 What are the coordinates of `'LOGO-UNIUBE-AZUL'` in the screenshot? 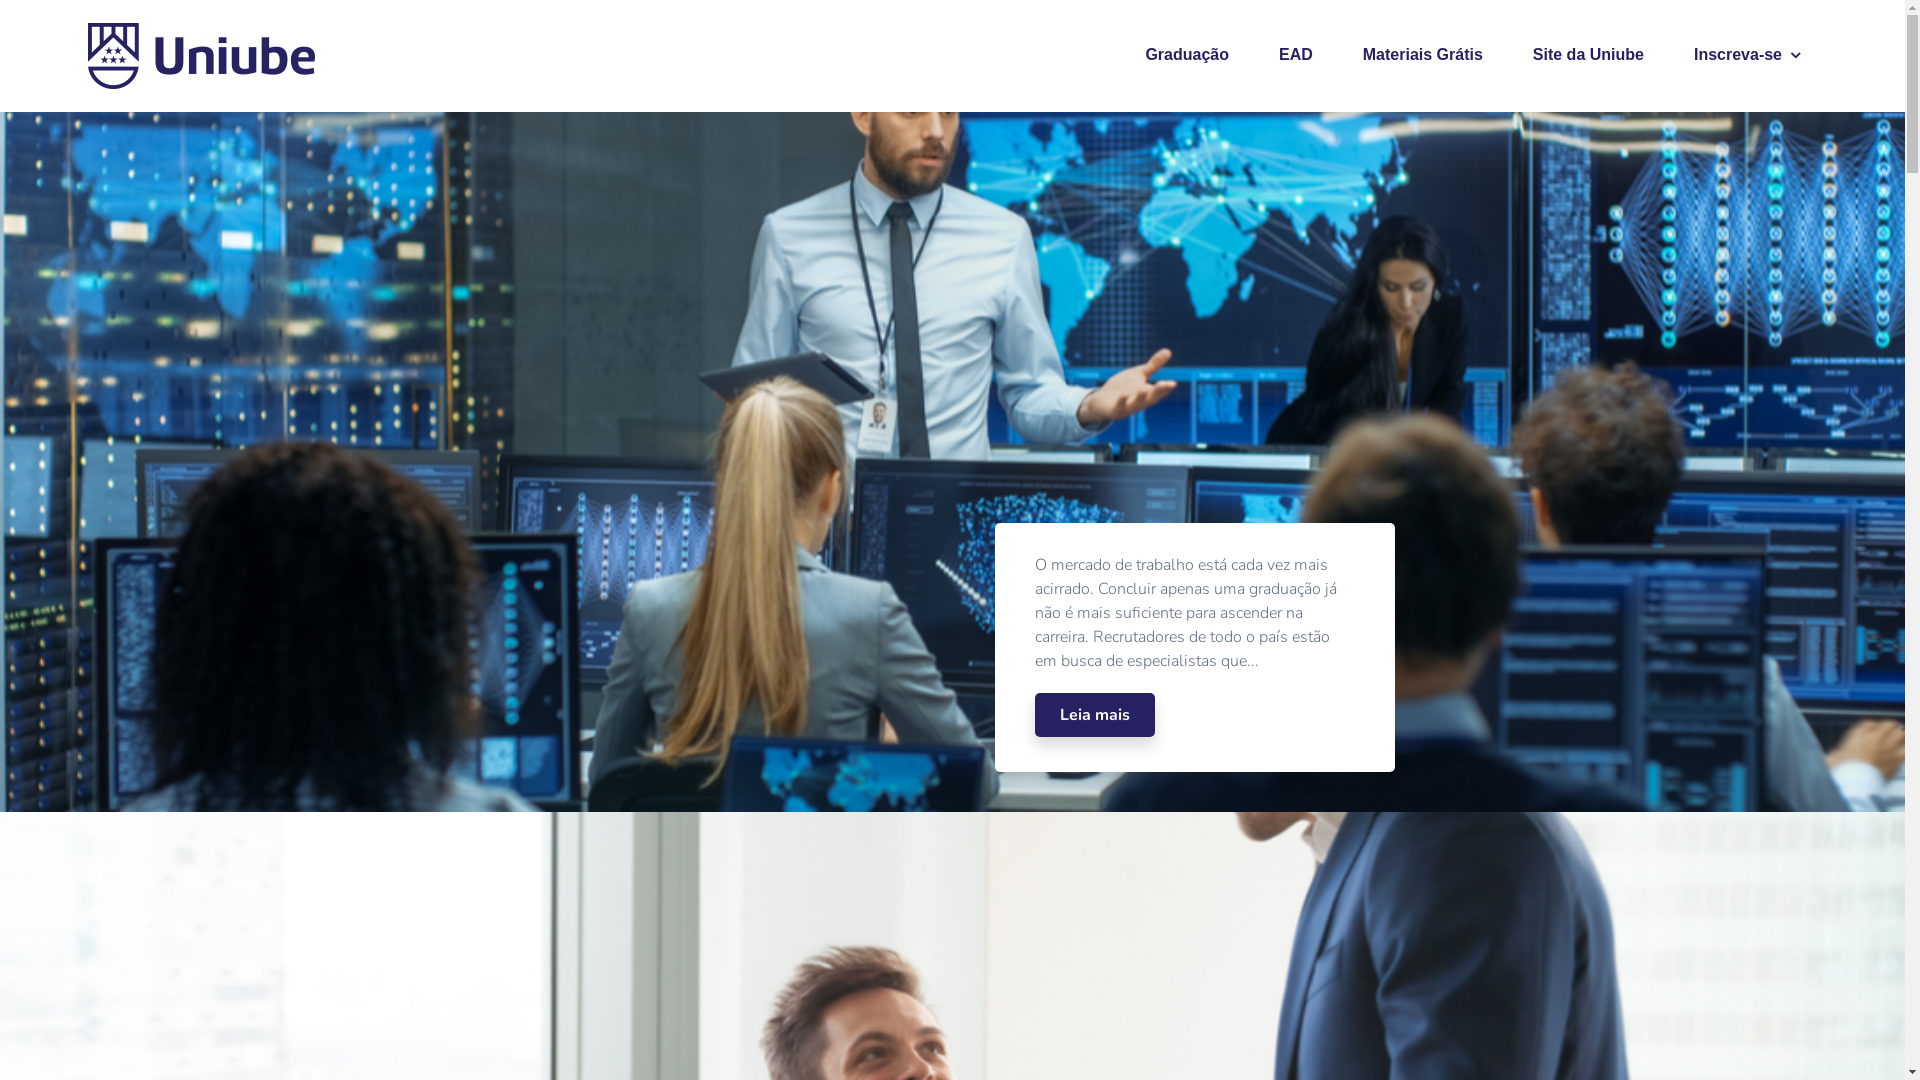 It's located at (80, 55).